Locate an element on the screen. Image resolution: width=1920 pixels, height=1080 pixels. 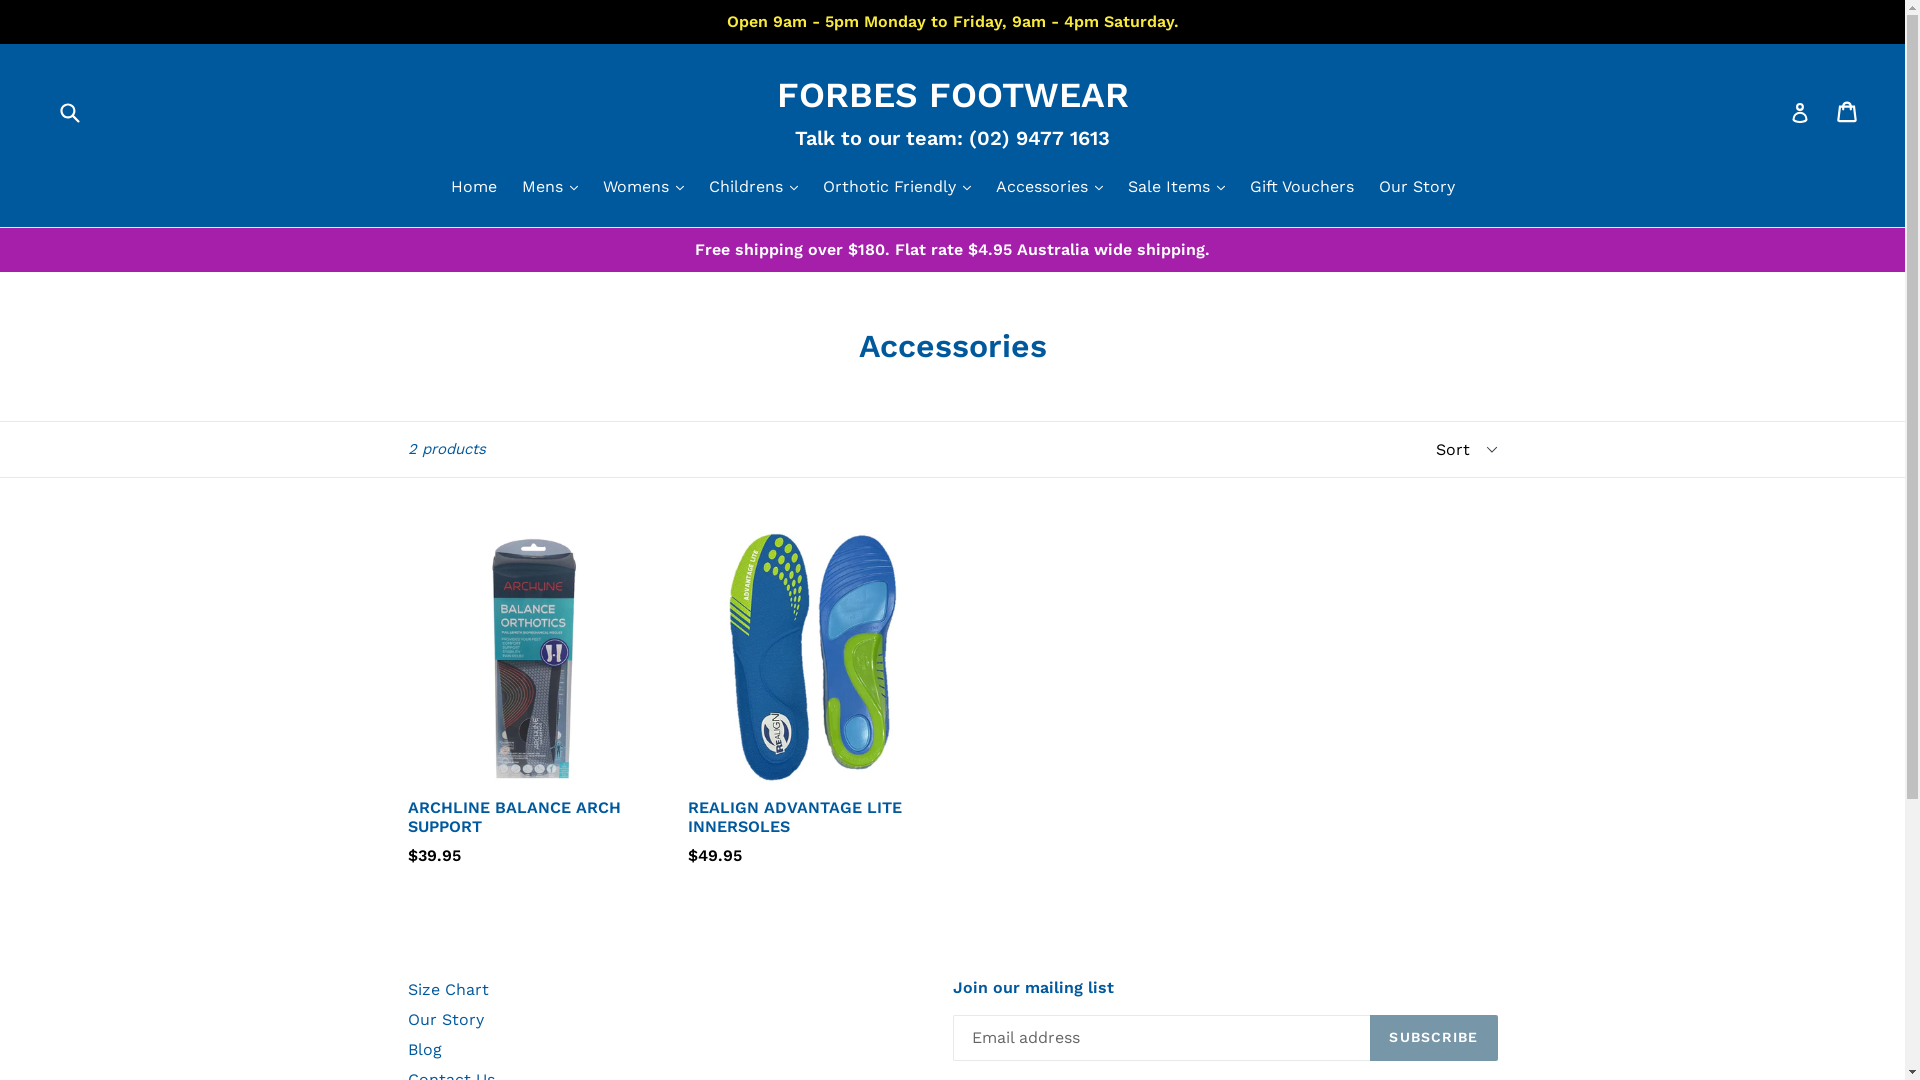
'Cart is located at coordinates (1837, 111).